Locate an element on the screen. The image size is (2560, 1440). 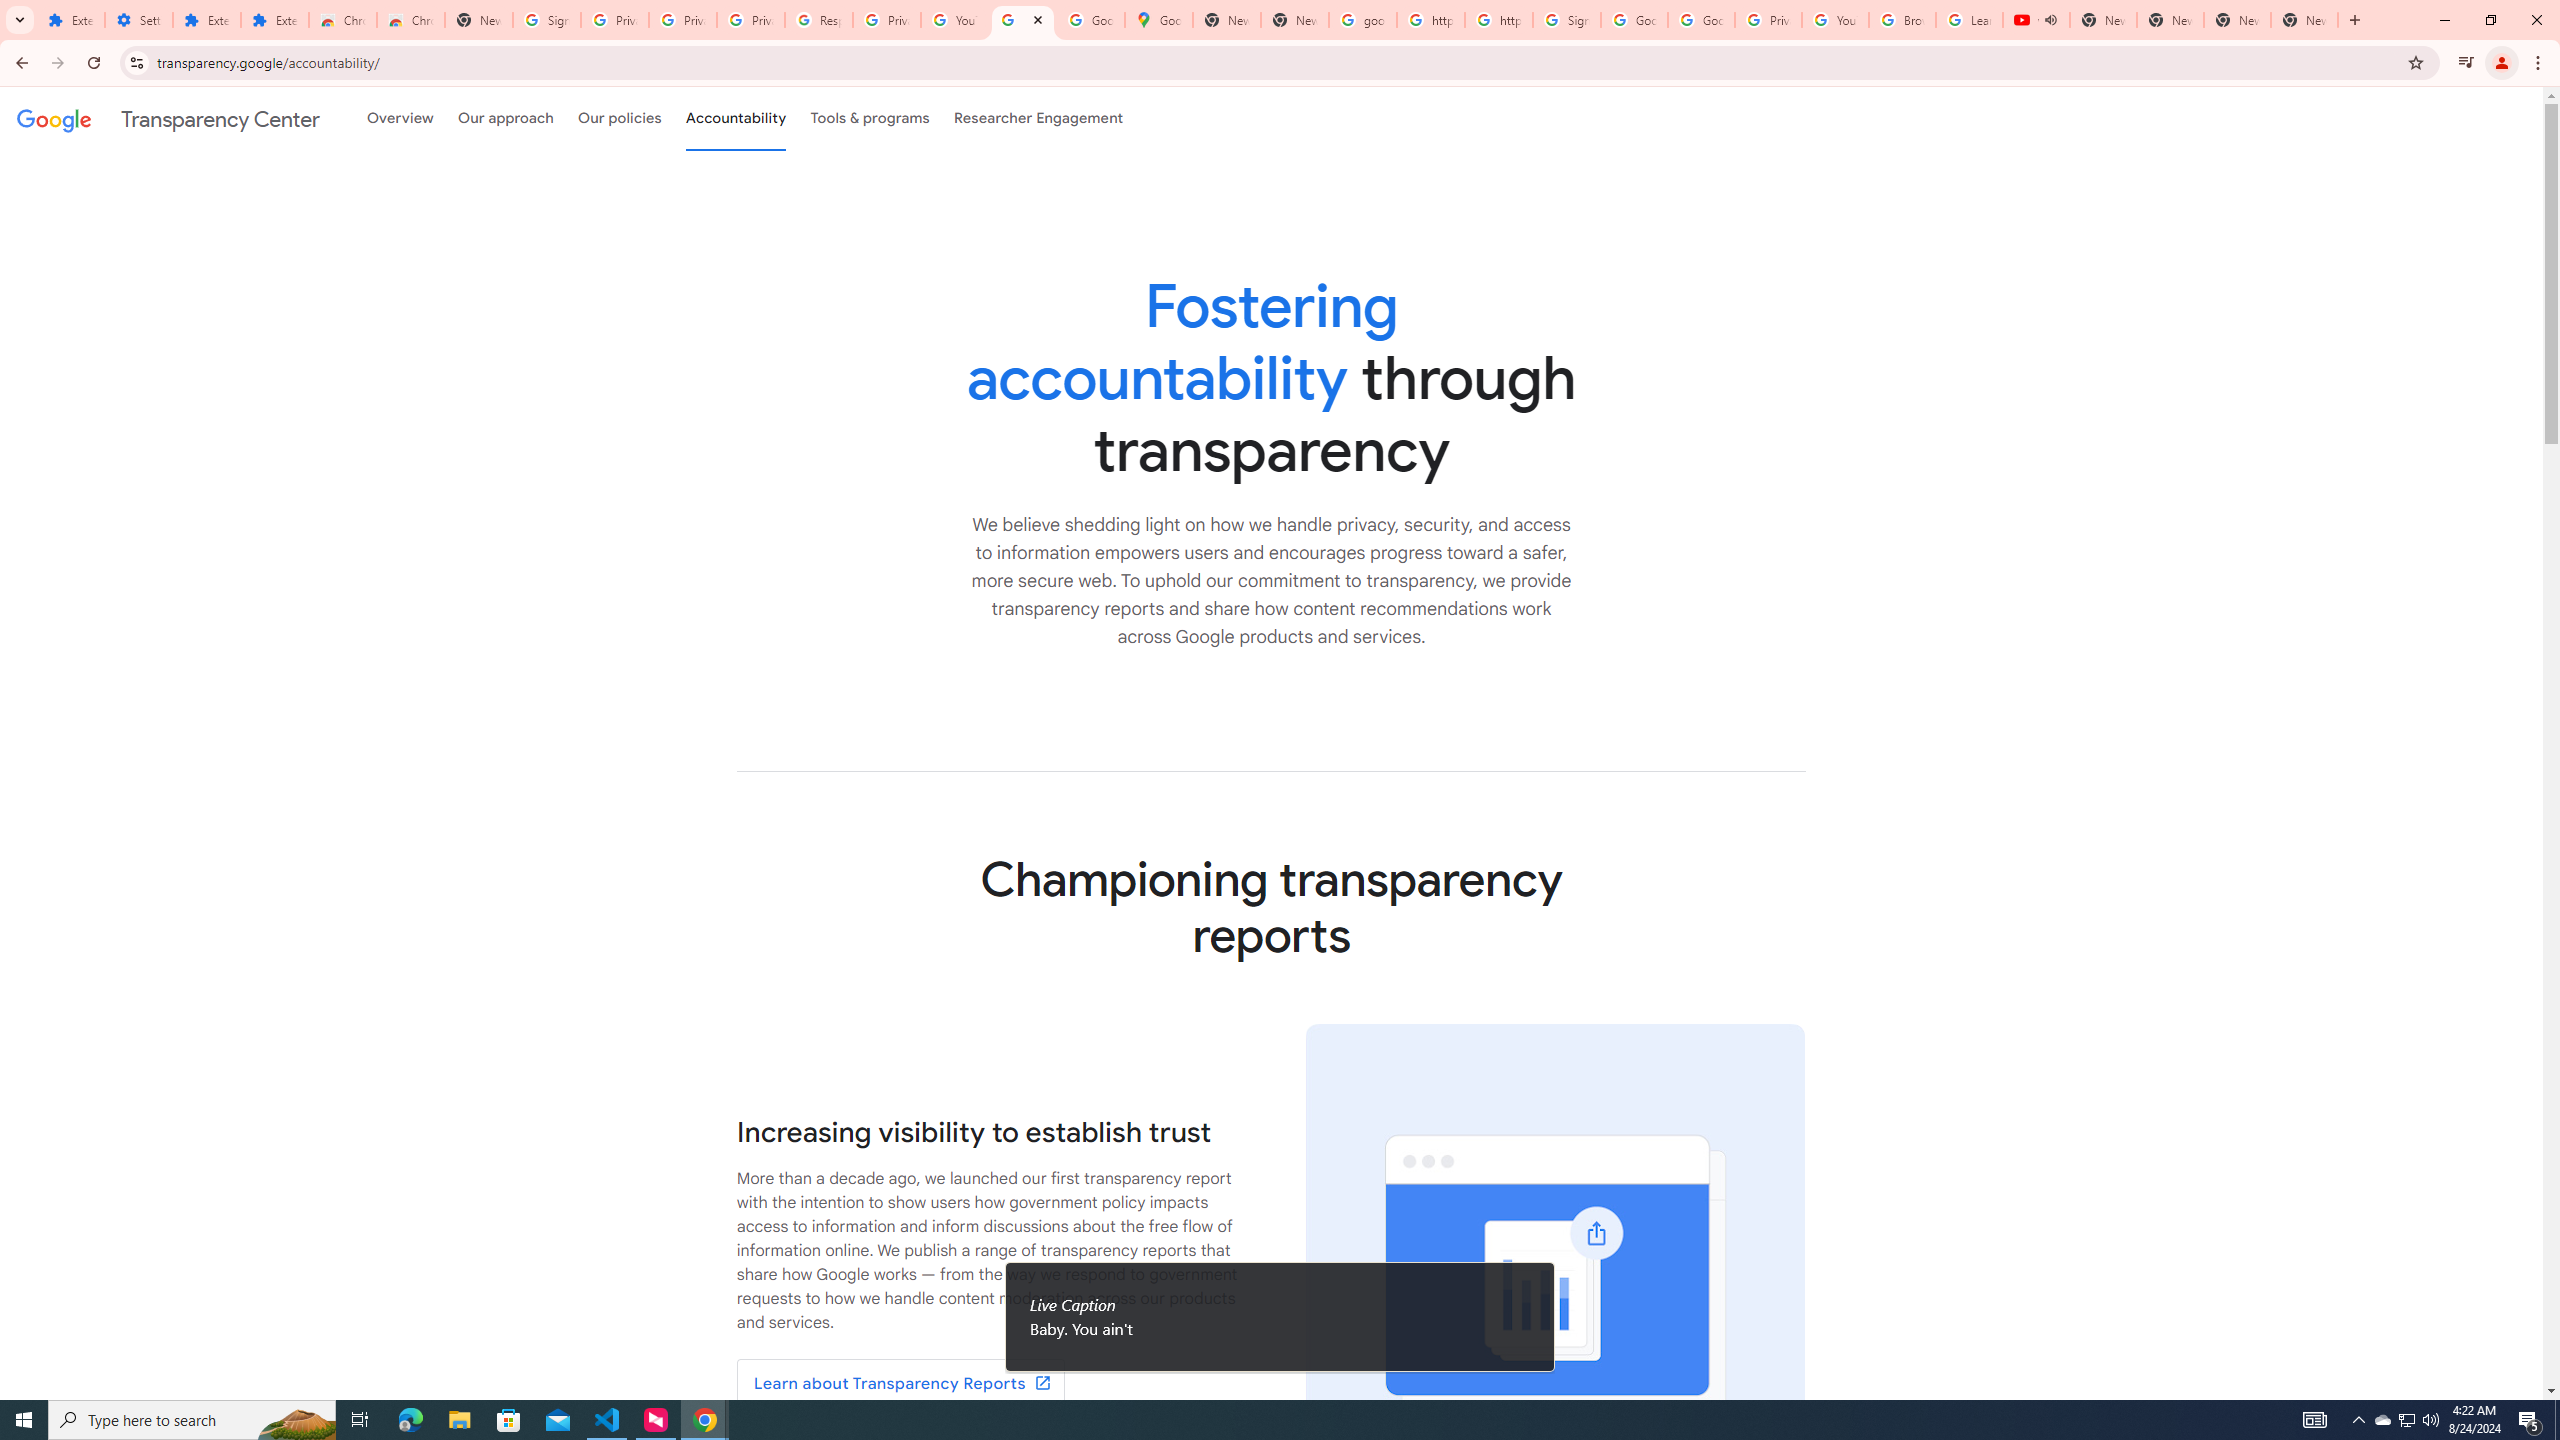
'https://scholar.google.com/' is located at coordinates (1430, 19).